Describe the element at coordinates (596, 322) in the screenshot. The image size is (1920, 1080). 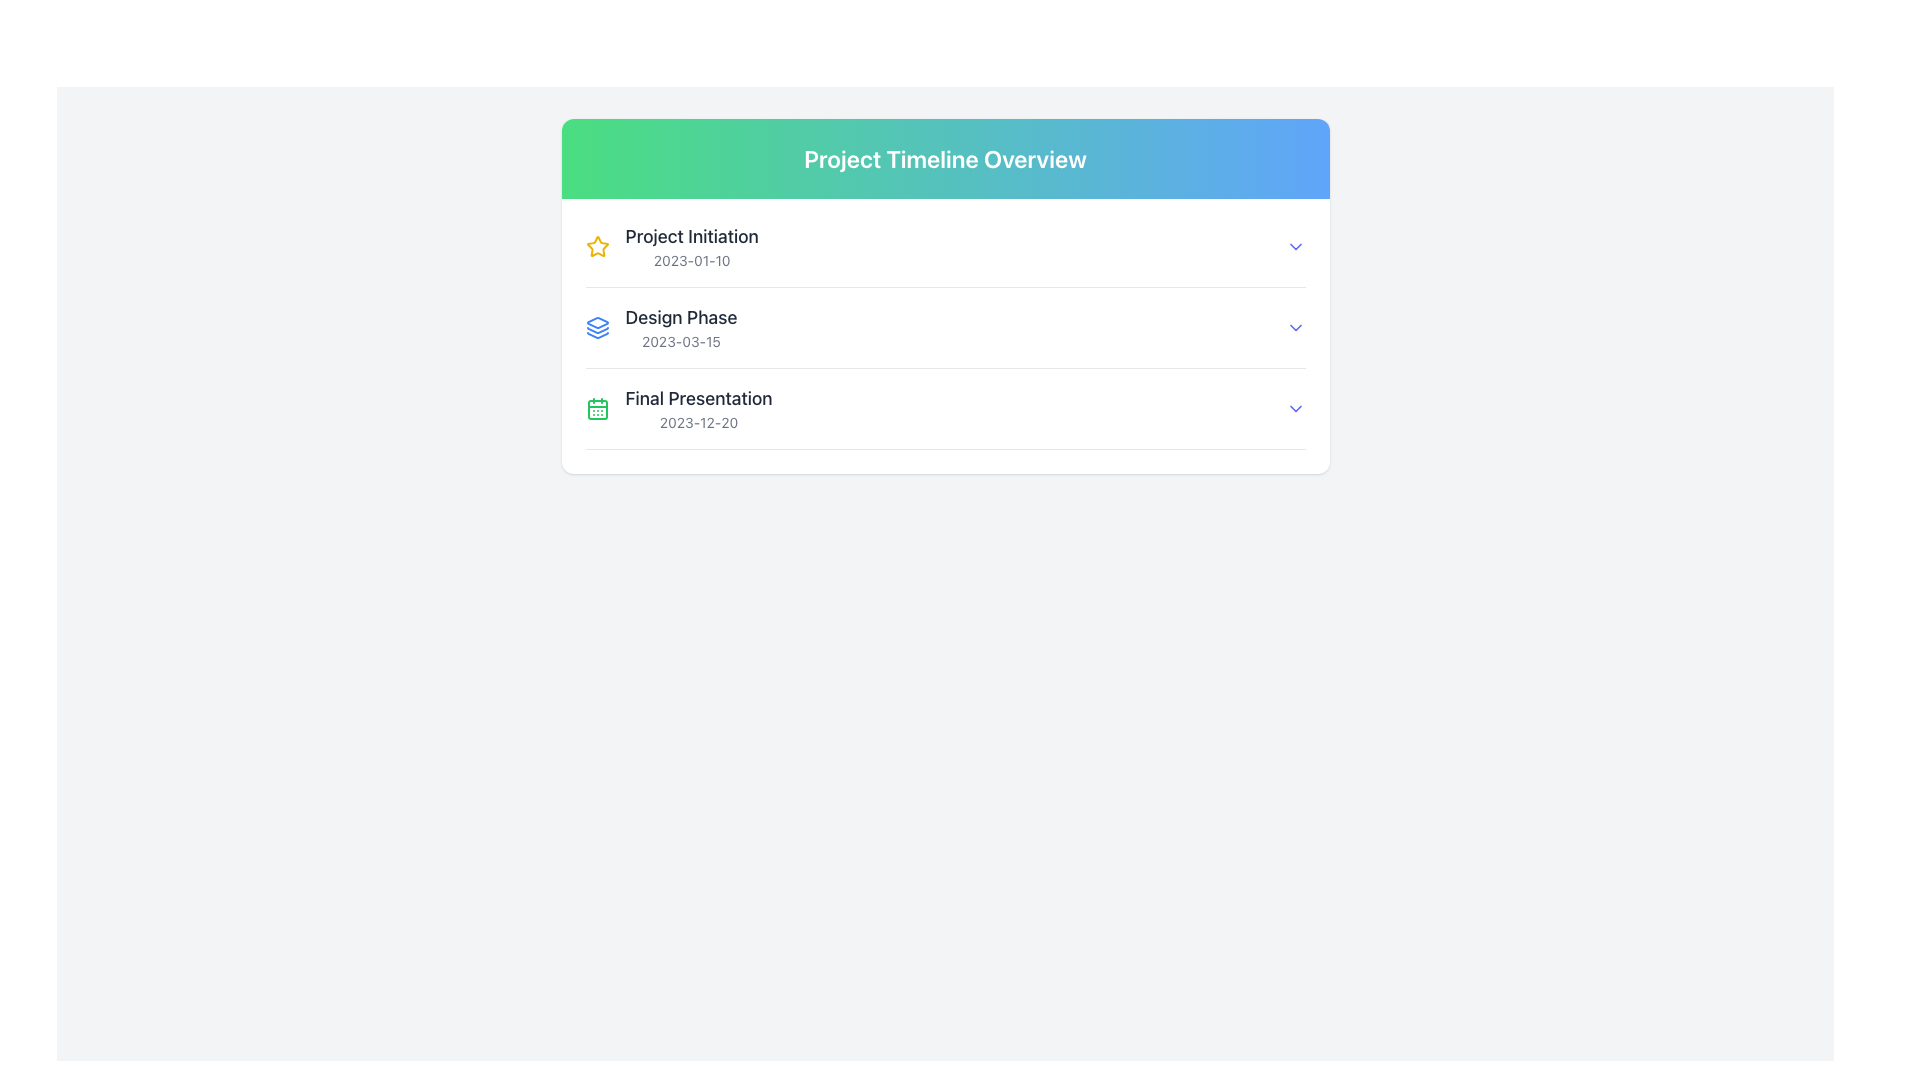
I see `the topmost layer icon in the control section` at that location.